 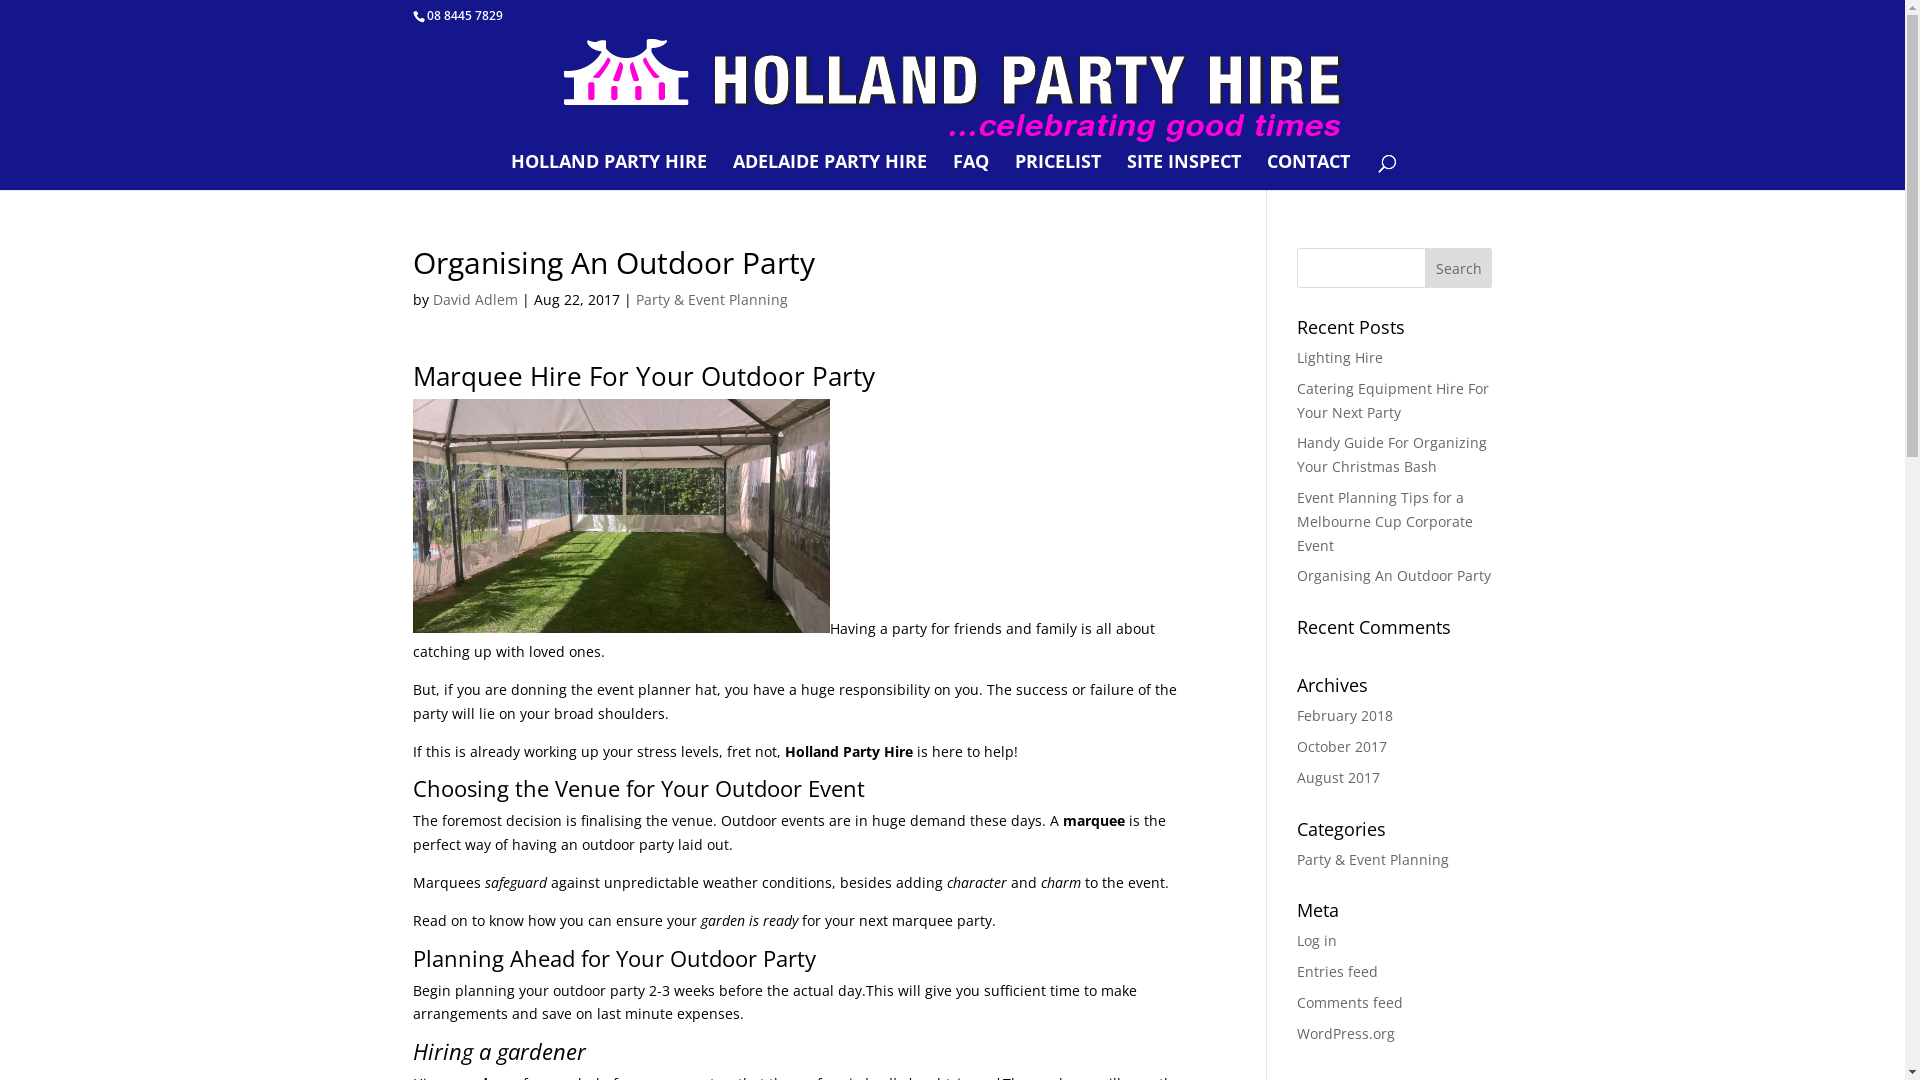 What do you see at coordinates (1339, 356) in the screenshot?
I see `'Lighting Hire'` at bounding box center [1339, 356].